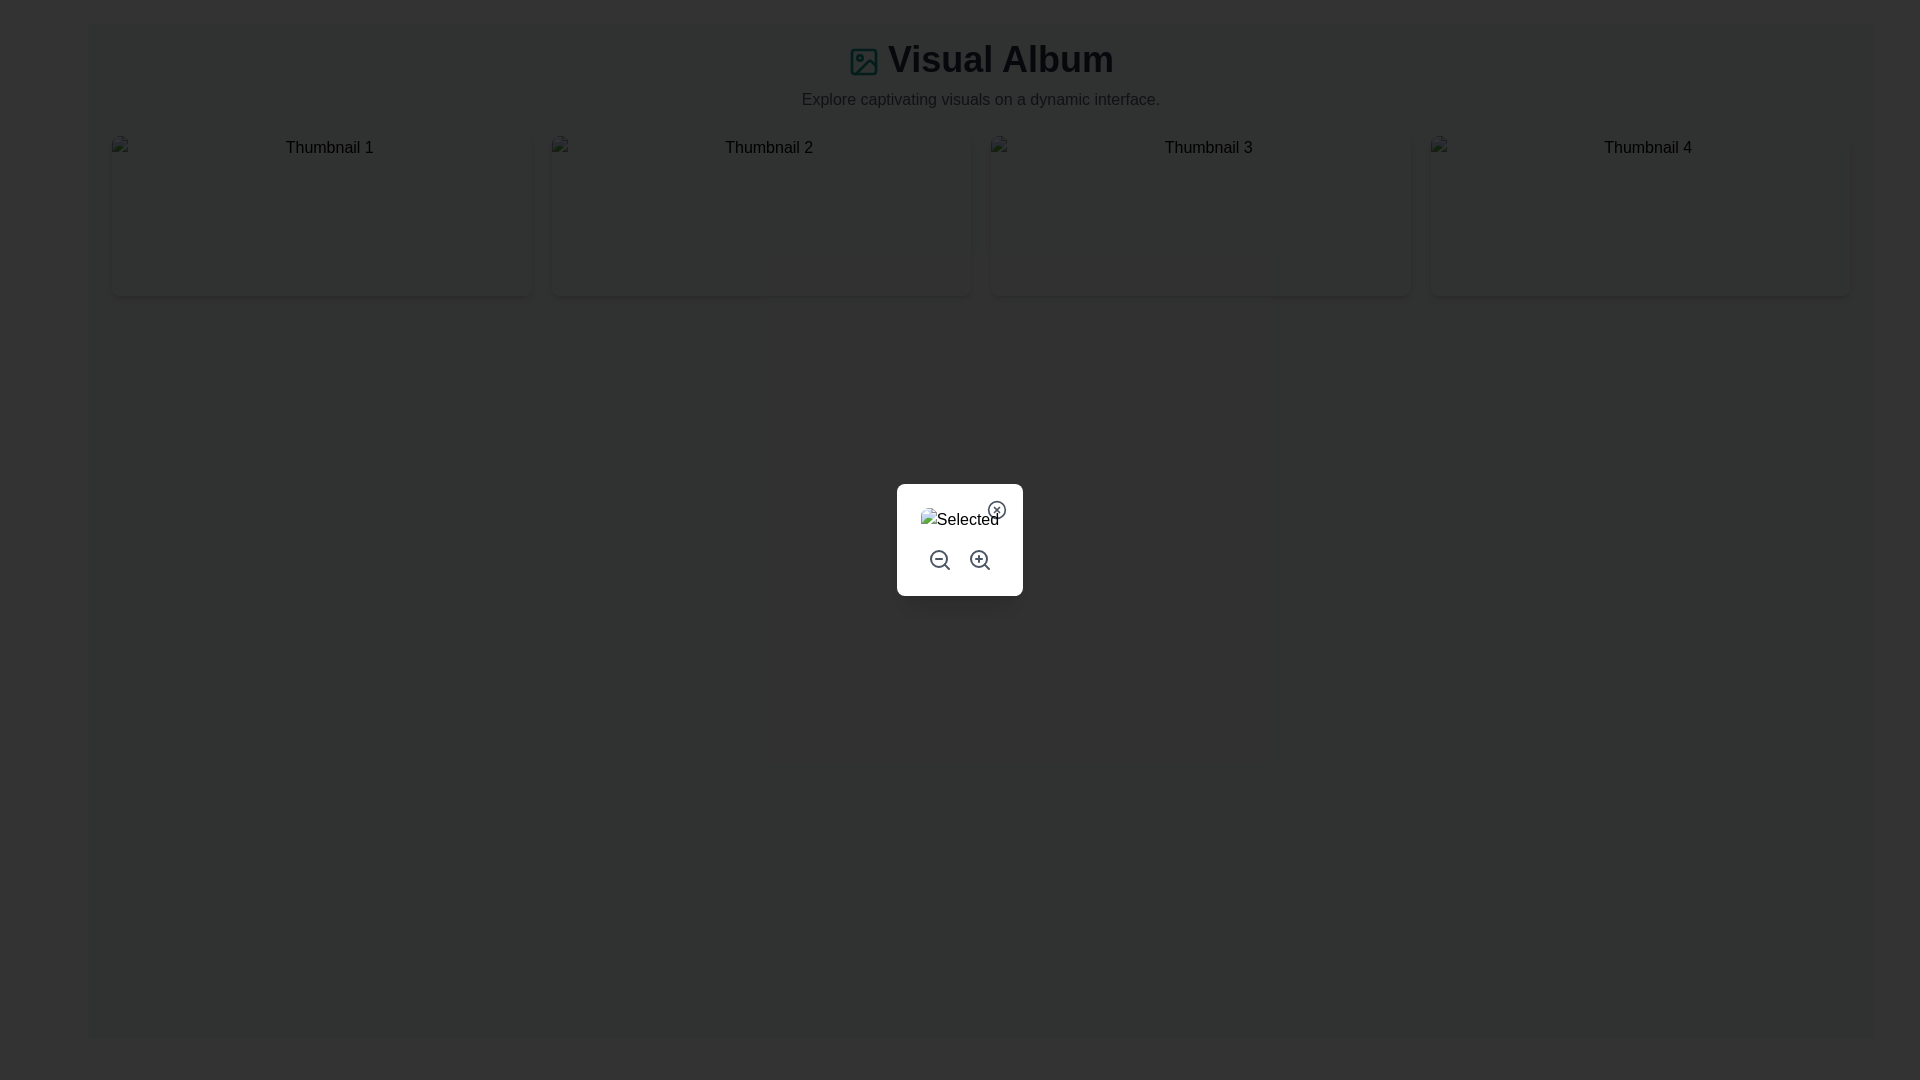 The height and width of the screenshot is (1080, 1920). Describe the element at coordinates (980, 75) in the screenshot. I see `main heading text located at the top of the interface, which describes the content theme and is positioned above a grid of thumbnails` at that location.